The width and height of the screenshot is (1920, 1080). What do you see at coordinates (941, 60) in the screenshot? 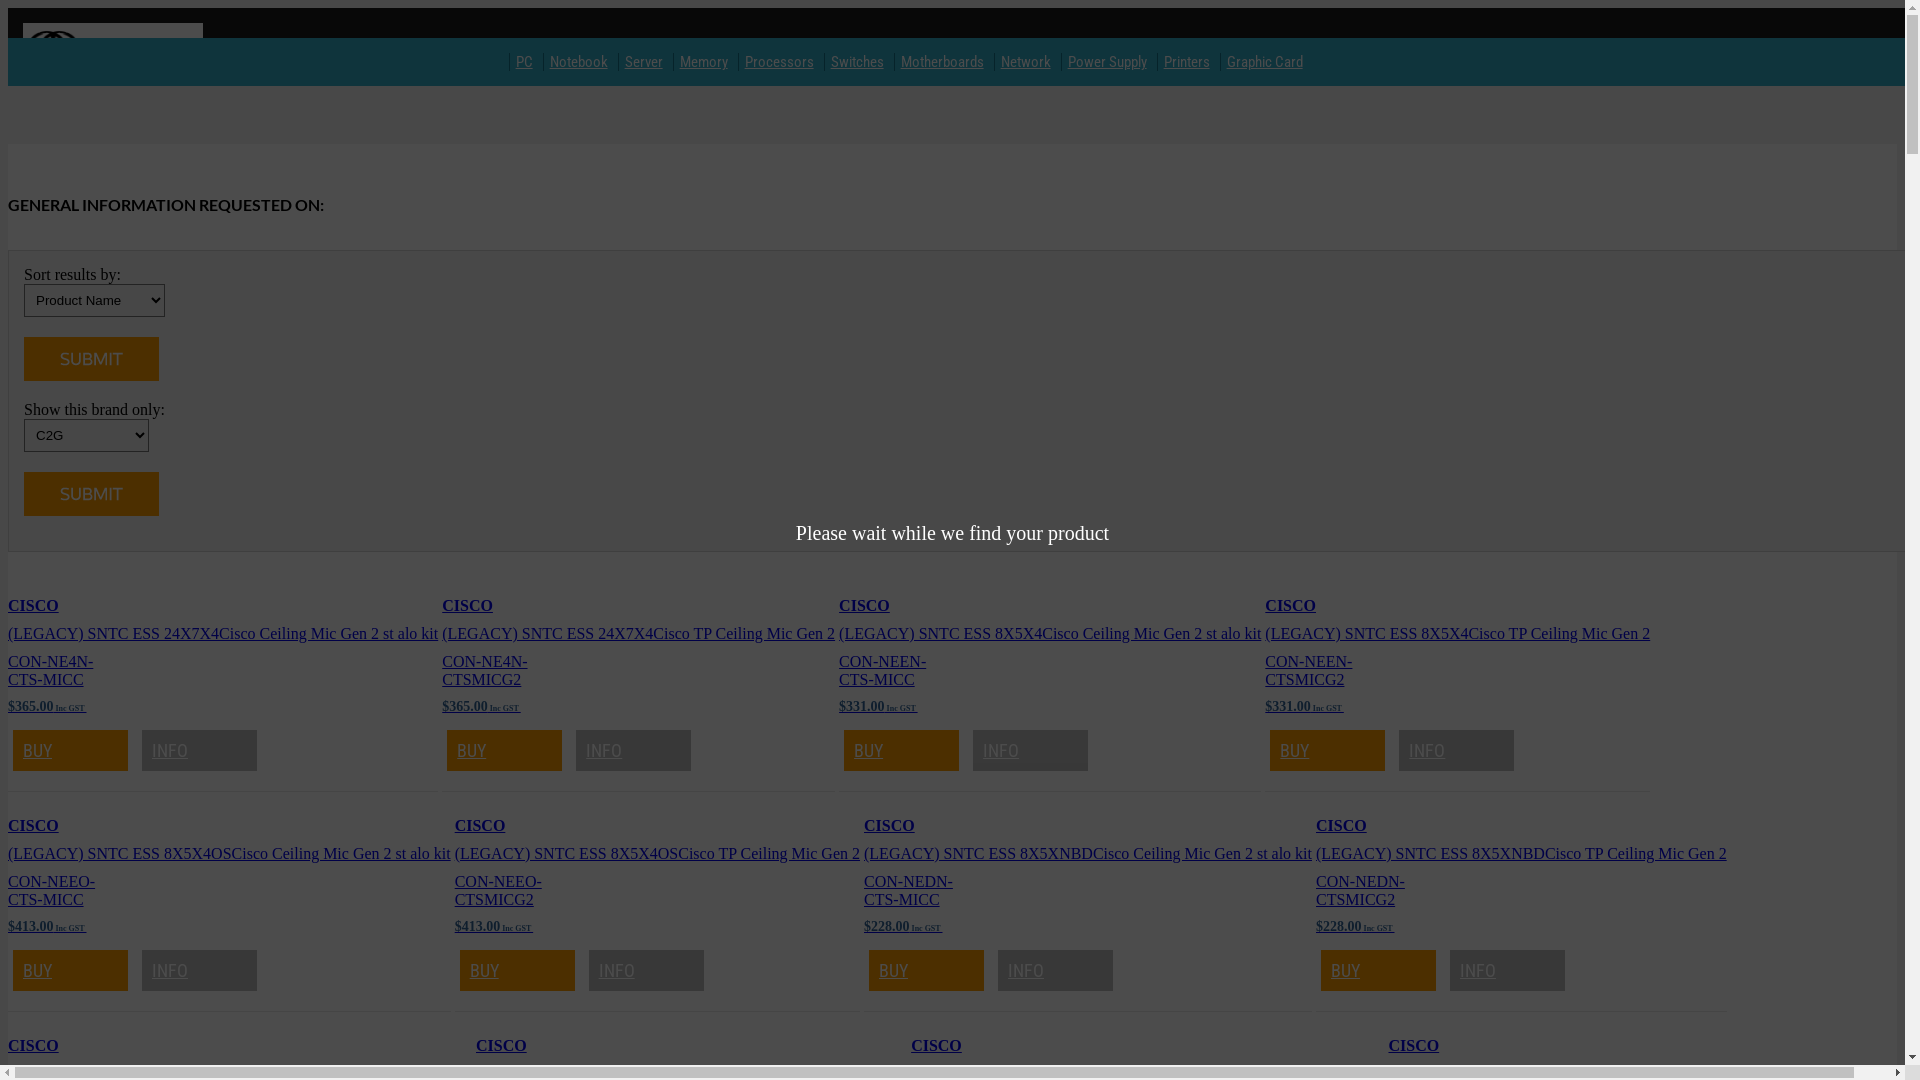
I see `'Motherboards'` at bounding box center [941, 60].